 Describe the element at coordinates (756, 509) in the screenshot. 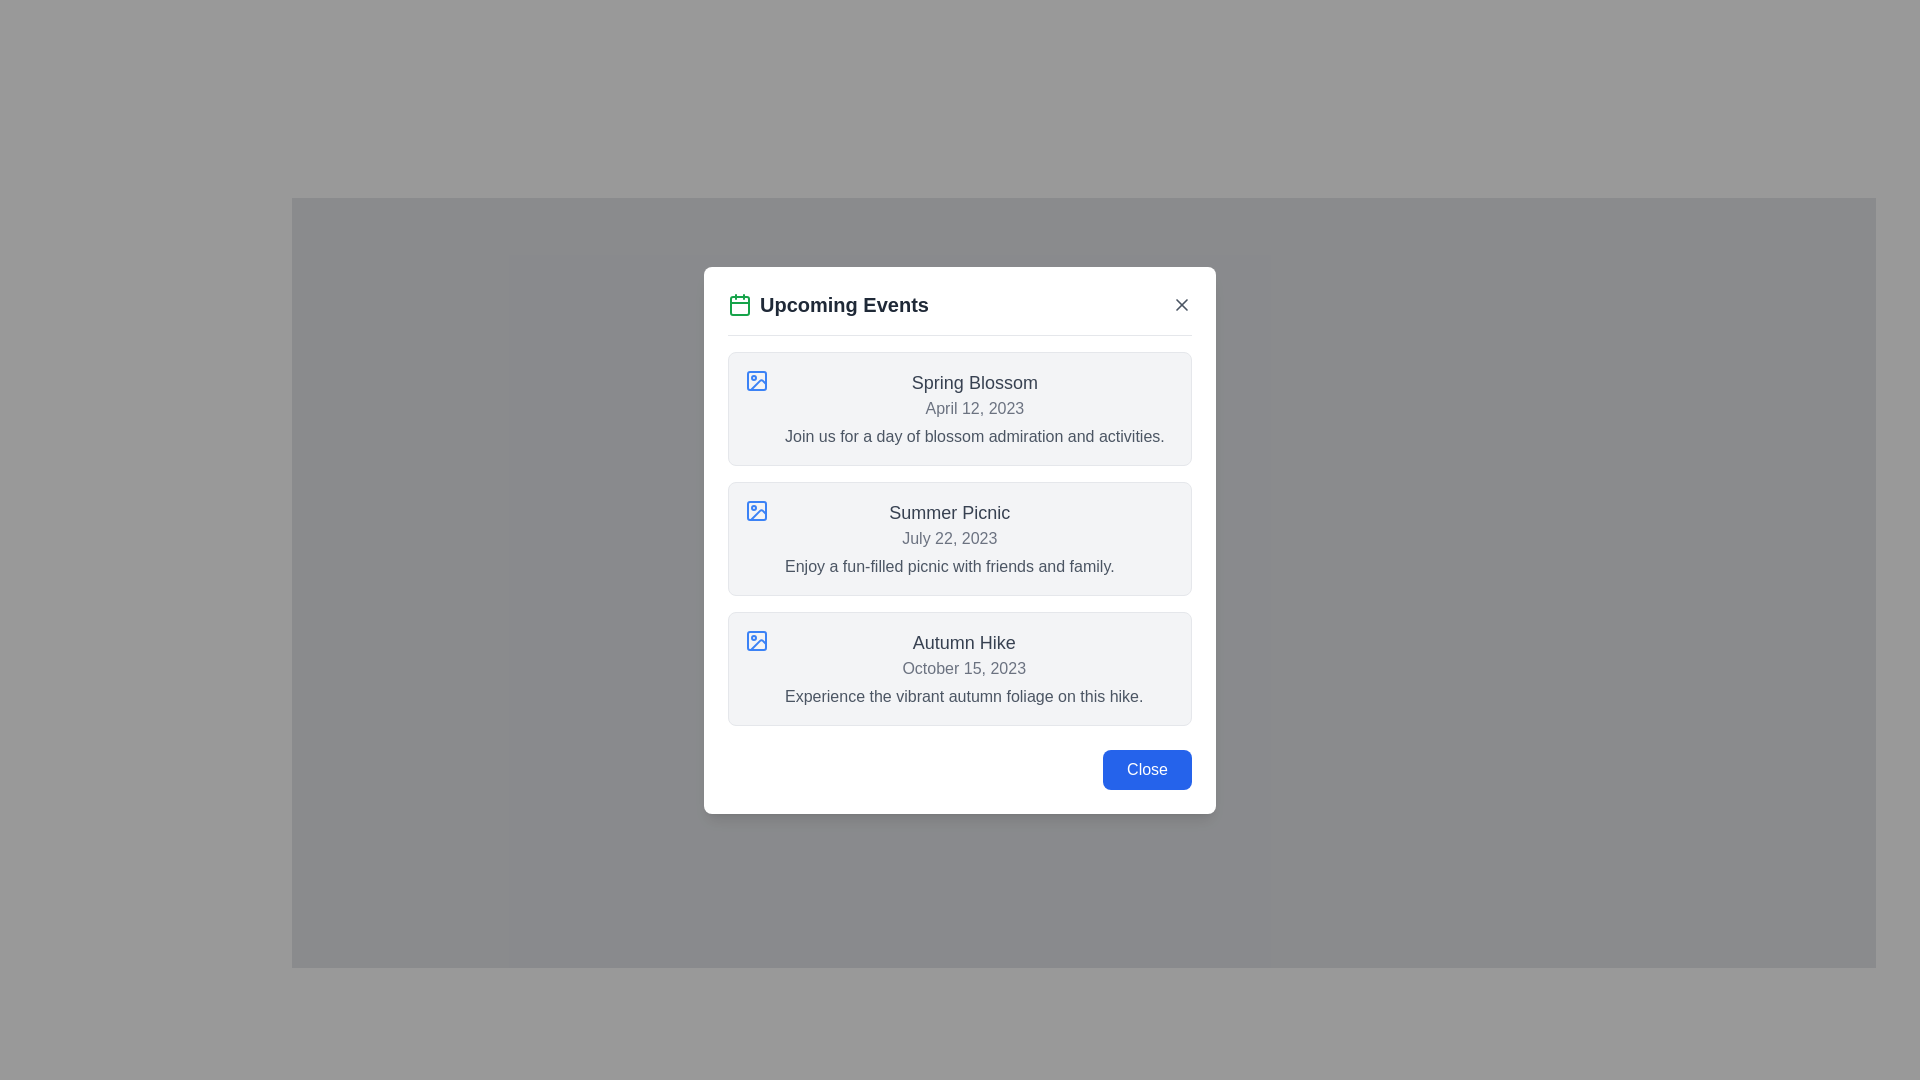

I see `the SVG rectangle that serves as the background section of the graphical component in the icon next to the text 'Summer Picnic' in the second row of the list` at that location.